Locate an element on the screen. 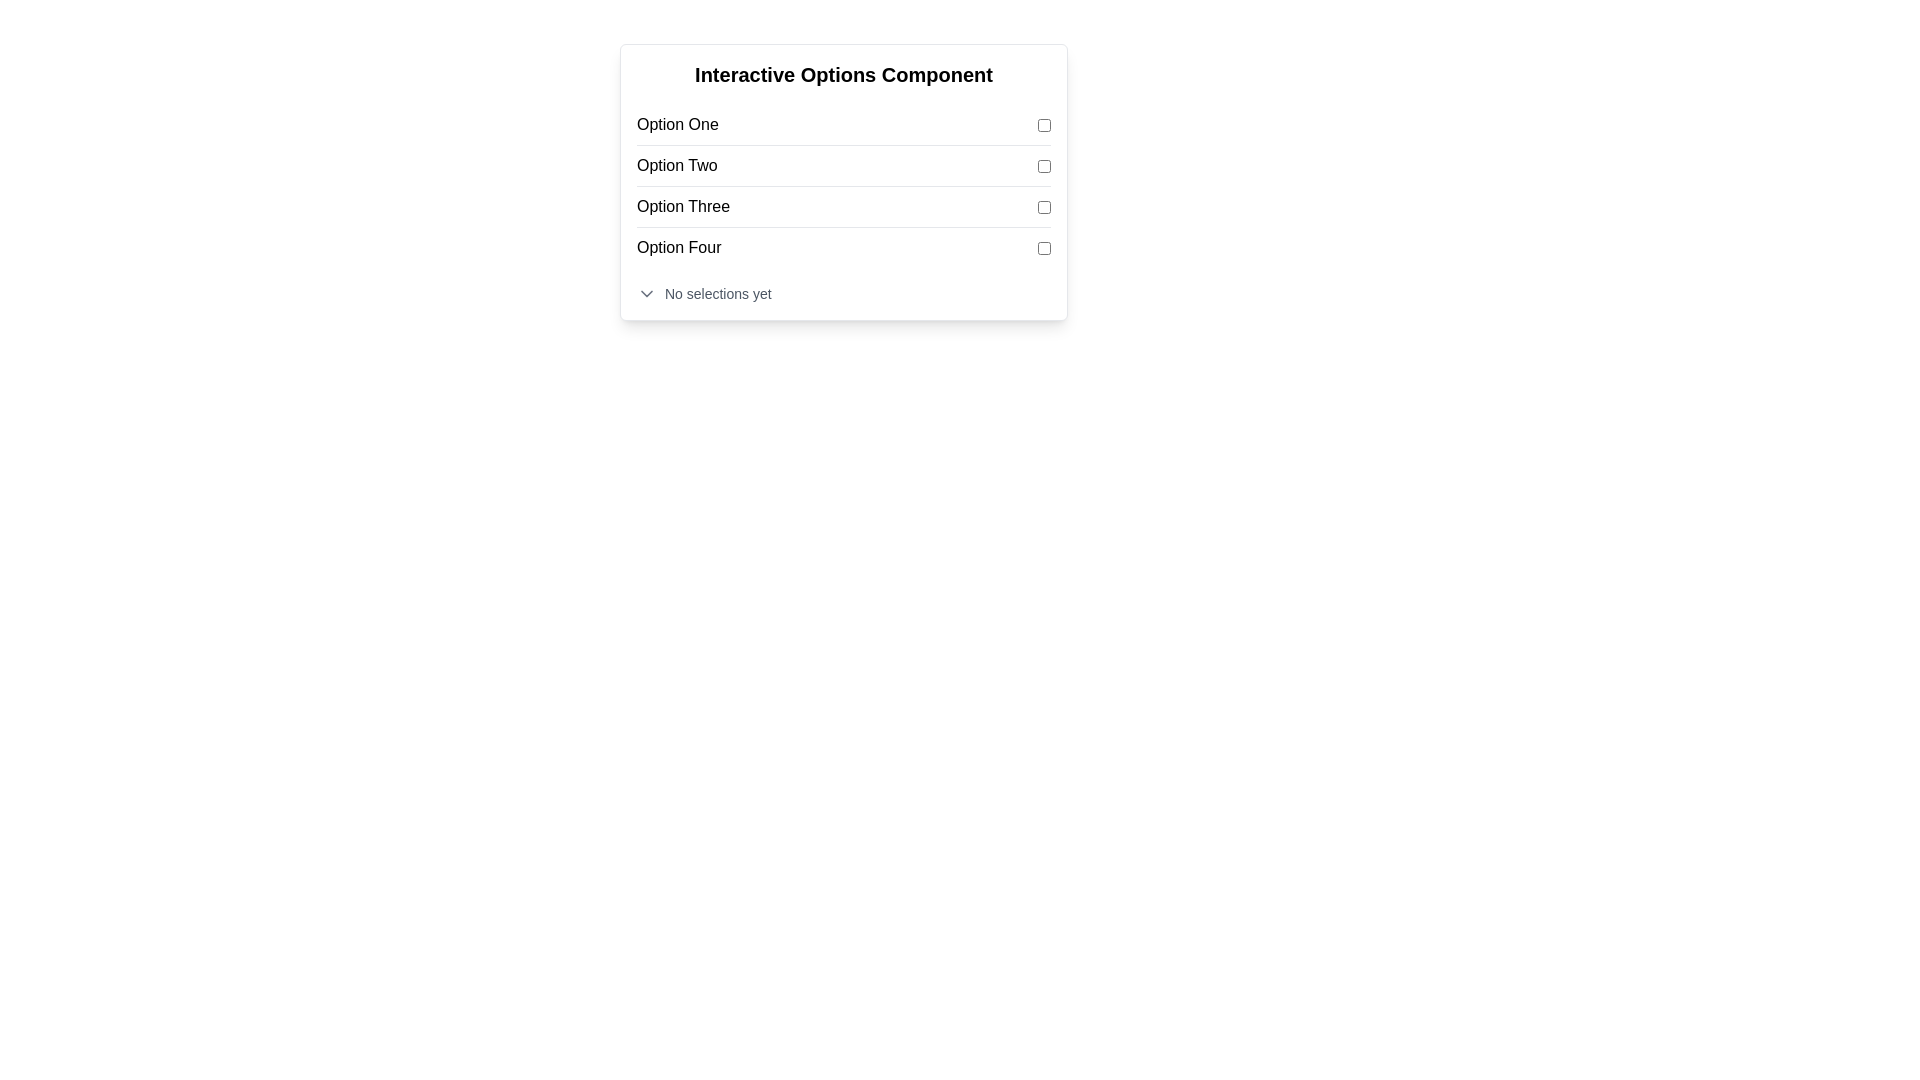 The image size is (1920, 1080). the label displaying 'Option Four', which is the fourth option in a vertically arranged list, located to the left of its associated checkbox is located at coordinates (679, 246).